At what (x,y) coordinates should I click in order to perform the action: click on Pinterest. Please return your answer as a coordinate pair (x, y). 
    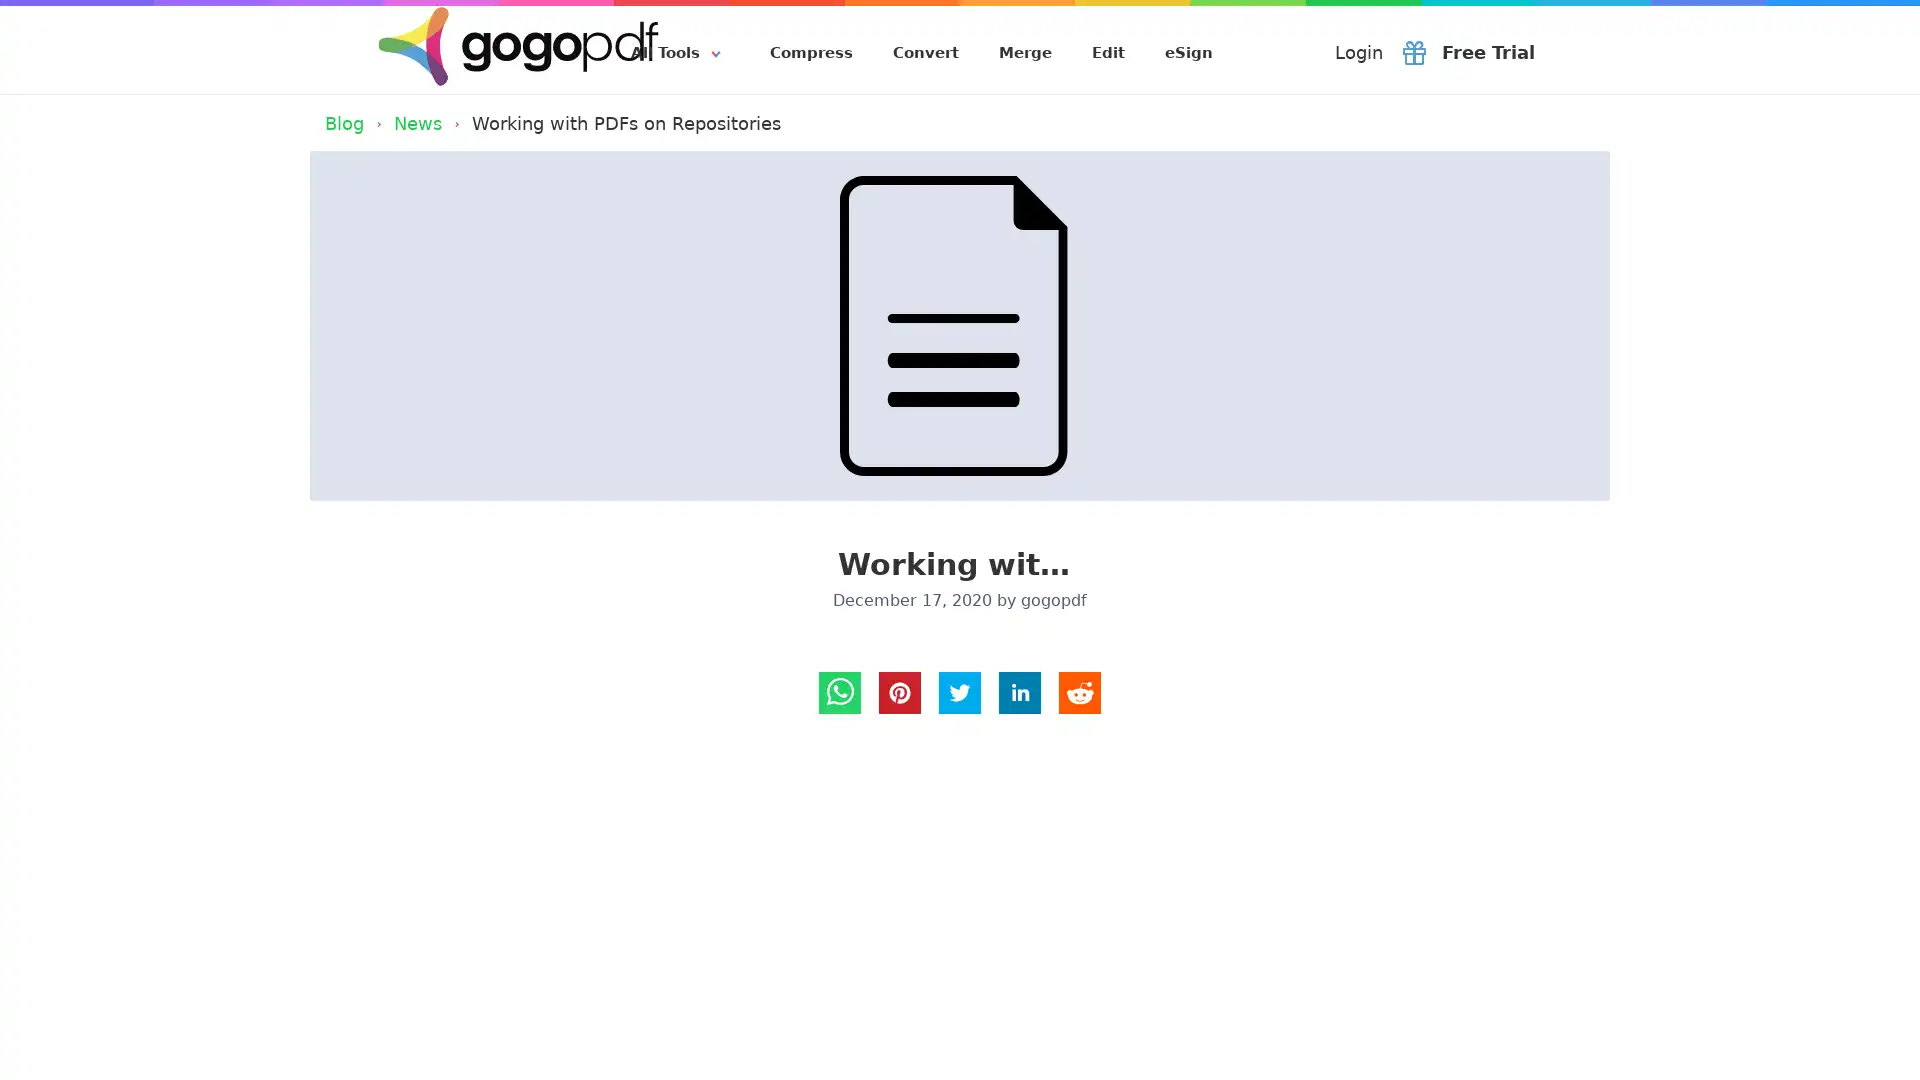
    Looking at the image, I should click on (899, 692).